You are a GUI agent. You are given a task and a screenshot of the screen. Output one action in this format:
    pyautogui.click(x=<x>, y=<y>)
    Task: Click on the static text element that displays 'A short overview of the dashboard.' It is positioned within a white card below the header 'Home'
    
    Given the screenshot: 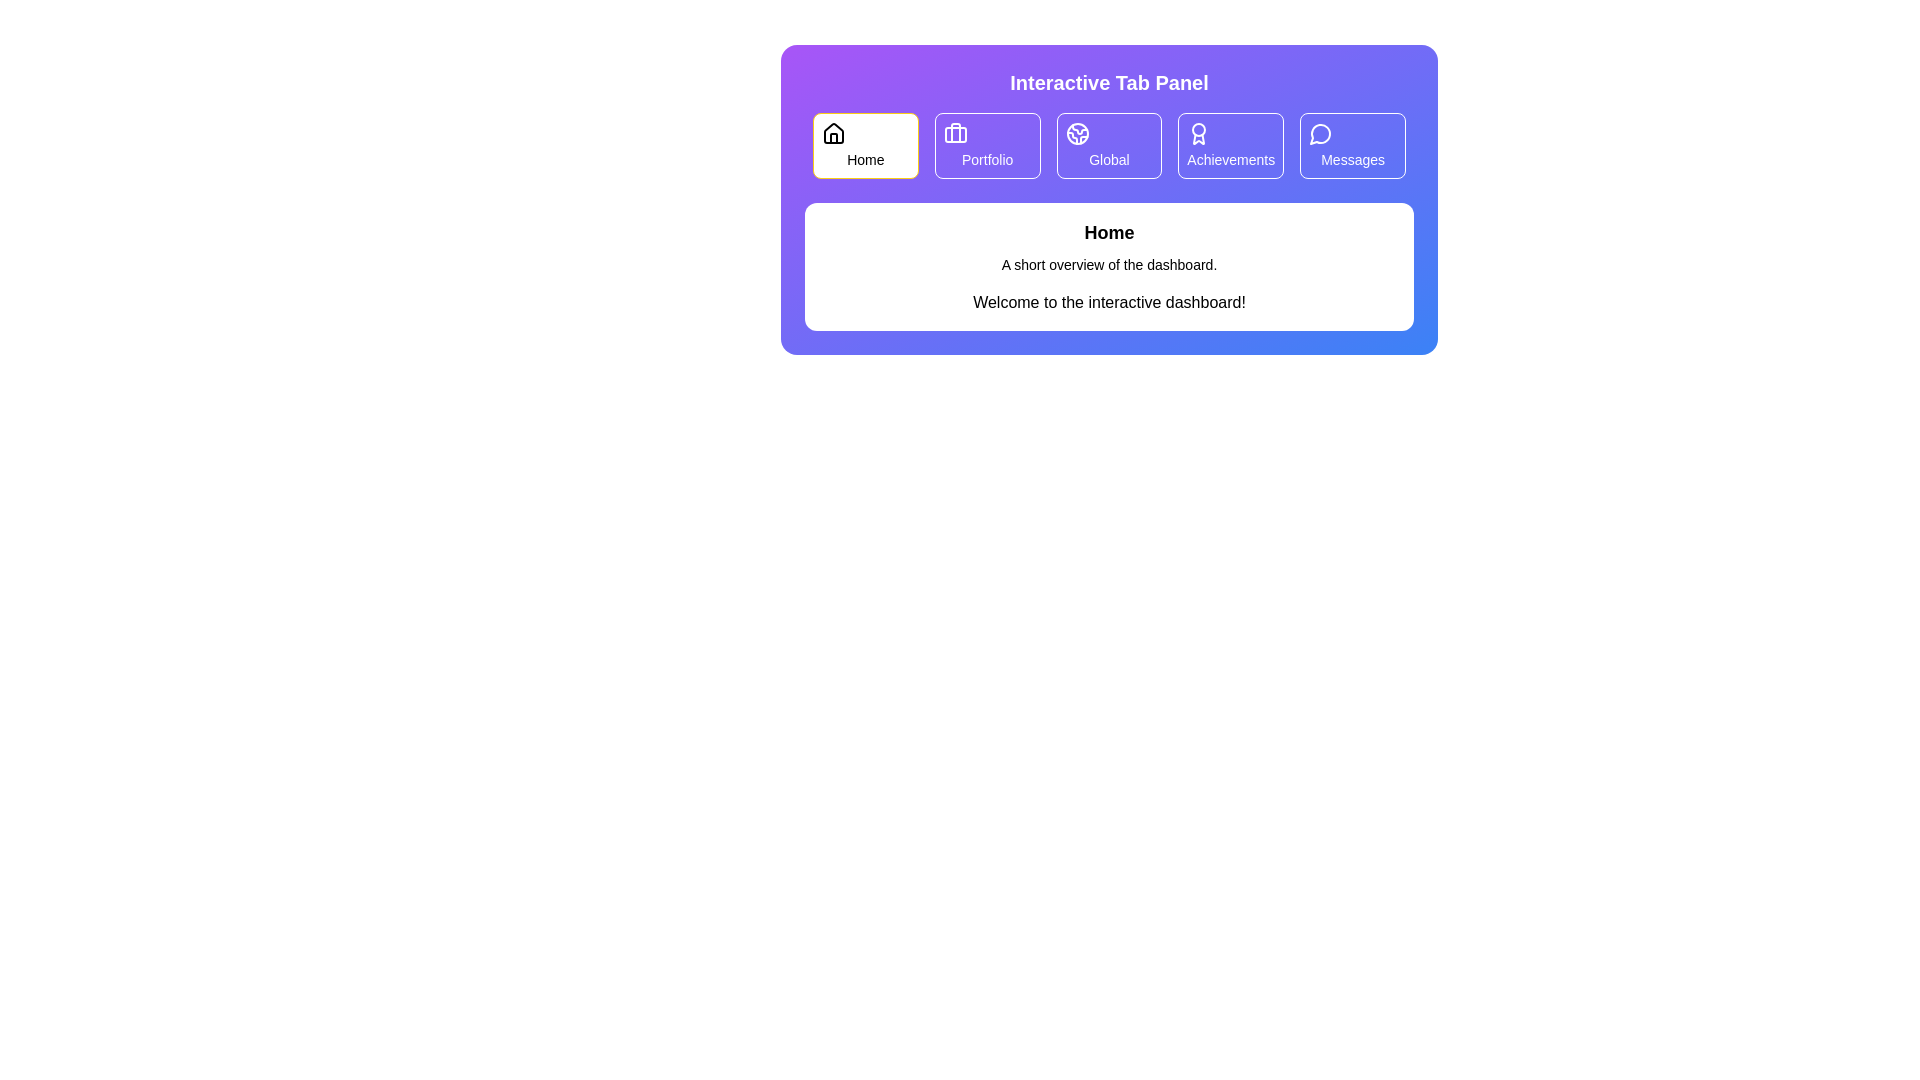 What is the action you would take?
    pyautogui.click(x=1108, y=264)
    